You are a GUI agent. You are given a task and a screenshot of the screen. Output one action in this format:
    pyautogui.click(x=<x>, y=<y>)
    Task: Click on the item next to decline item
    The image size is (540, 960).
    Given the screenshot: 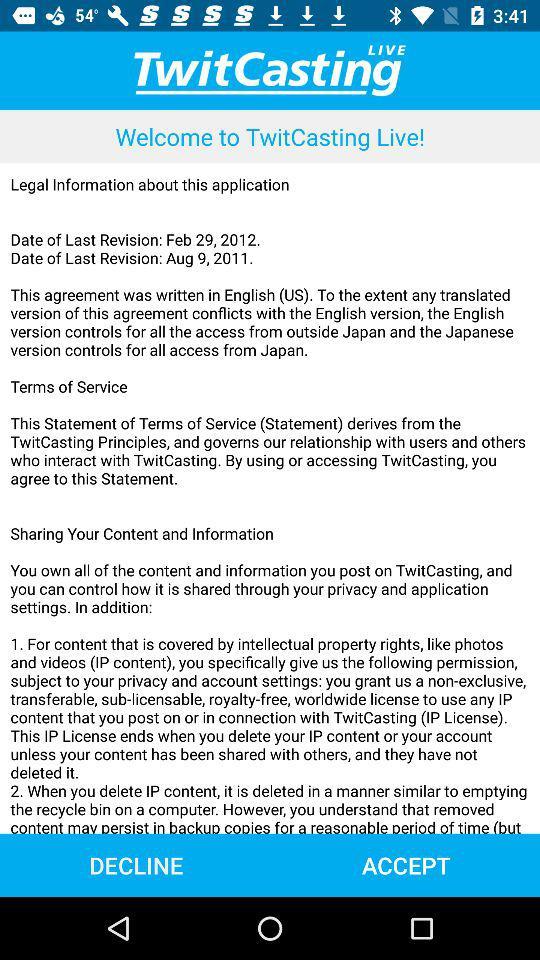 What is the action you would take?
    pyautogui.click(x=405, y=864)
    